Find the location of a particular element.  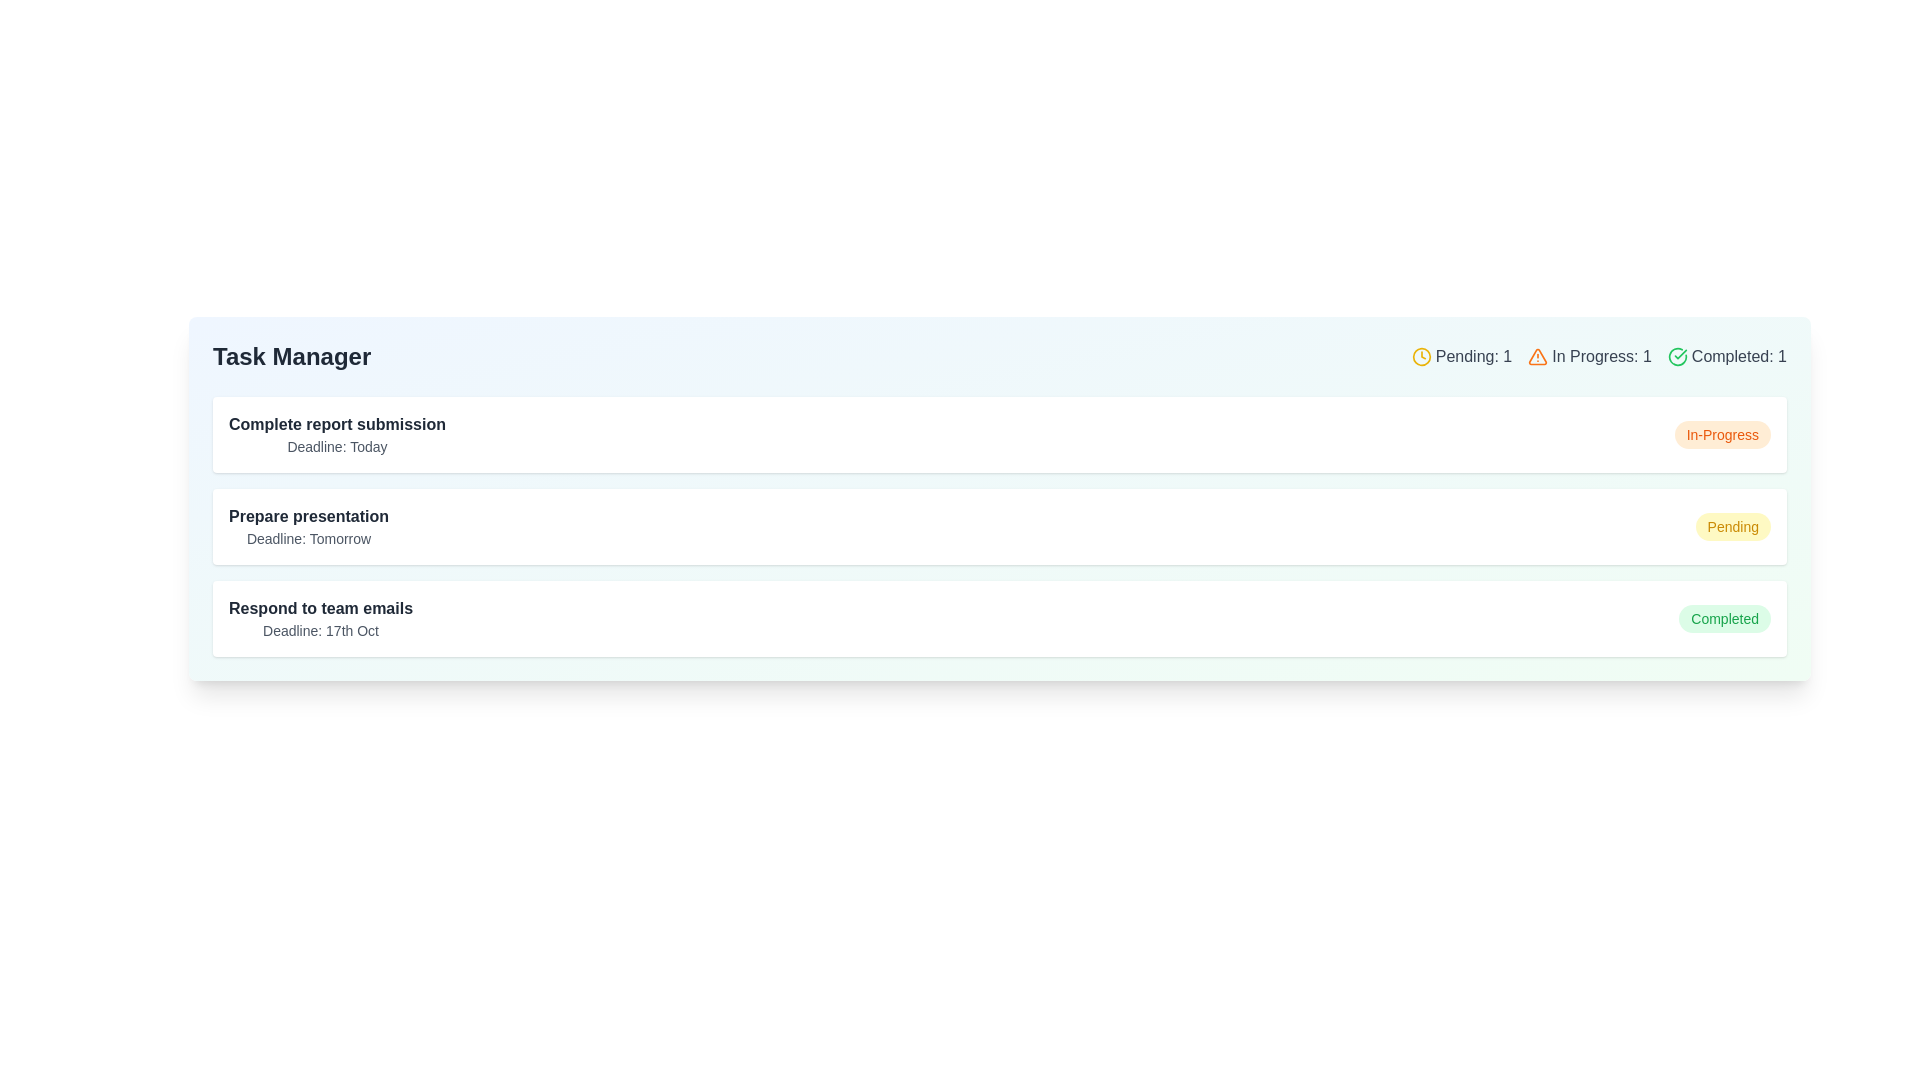

text from the Status indicator that shows the count of 'Pending' tasks located on the far left of the horizontal navigation section is located at coordinates (1461, 356).